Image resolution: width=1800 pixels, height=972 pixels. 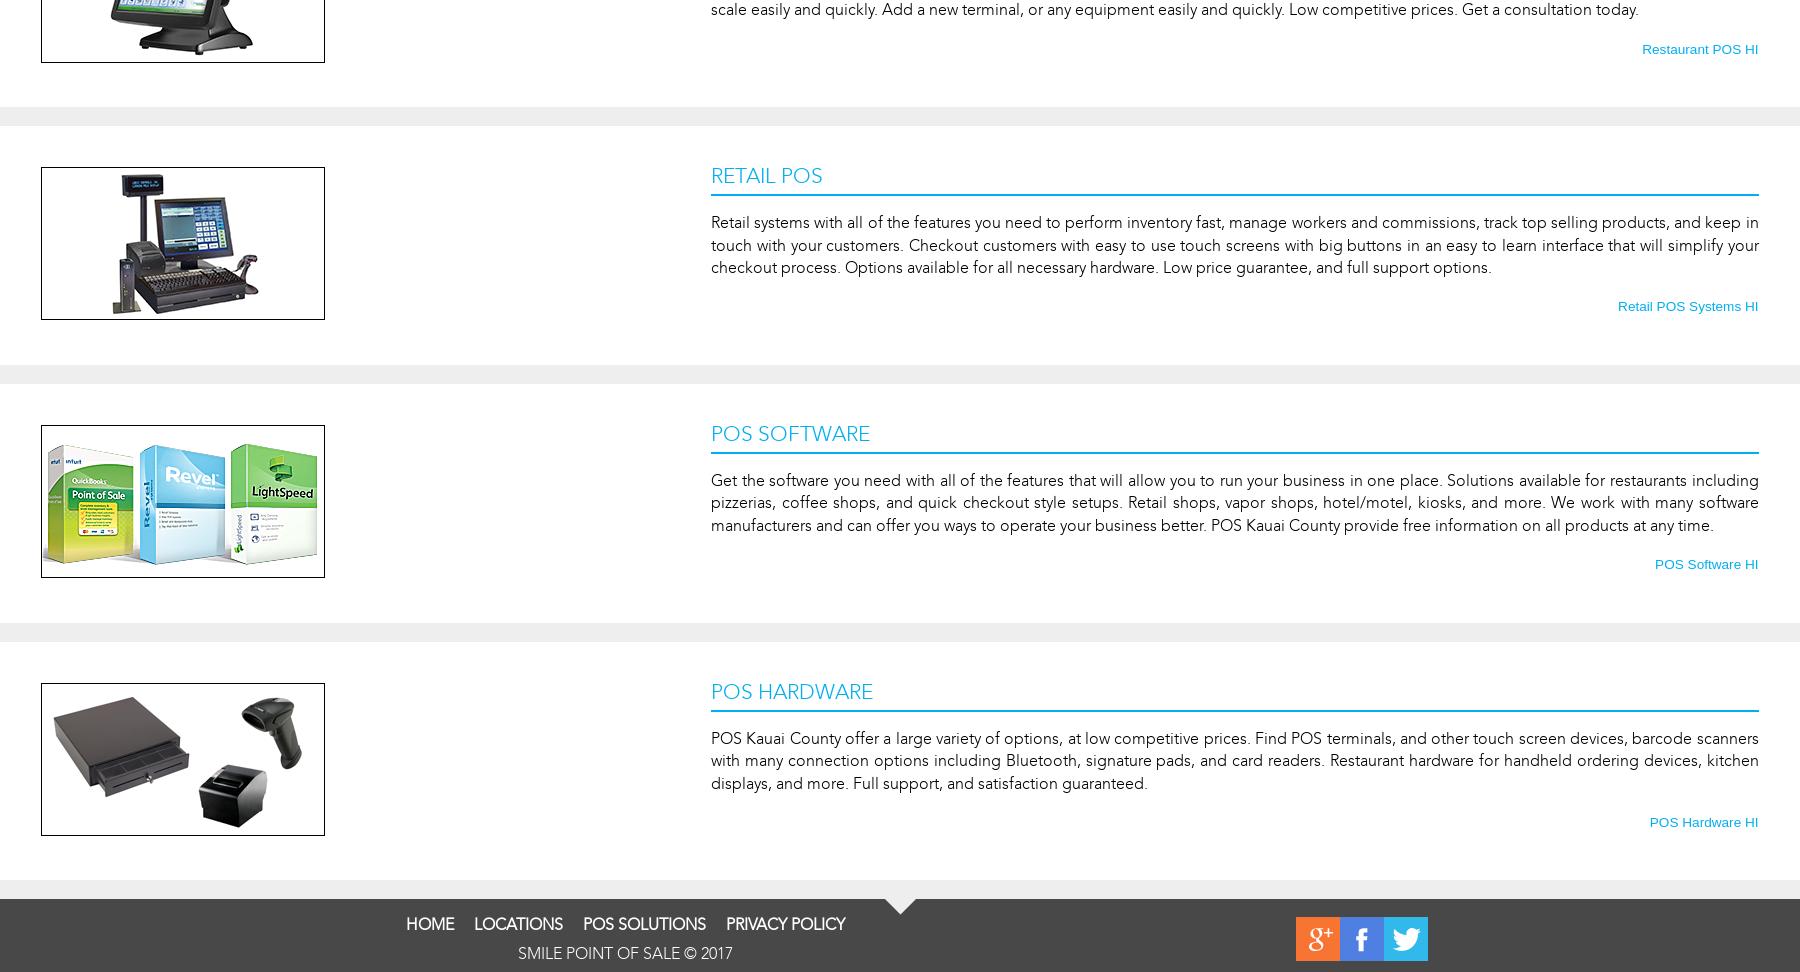 What do you see at coordinates (790, 433) in the screenshot?
I see `'POS Software'` at bounding box center [790, 433].